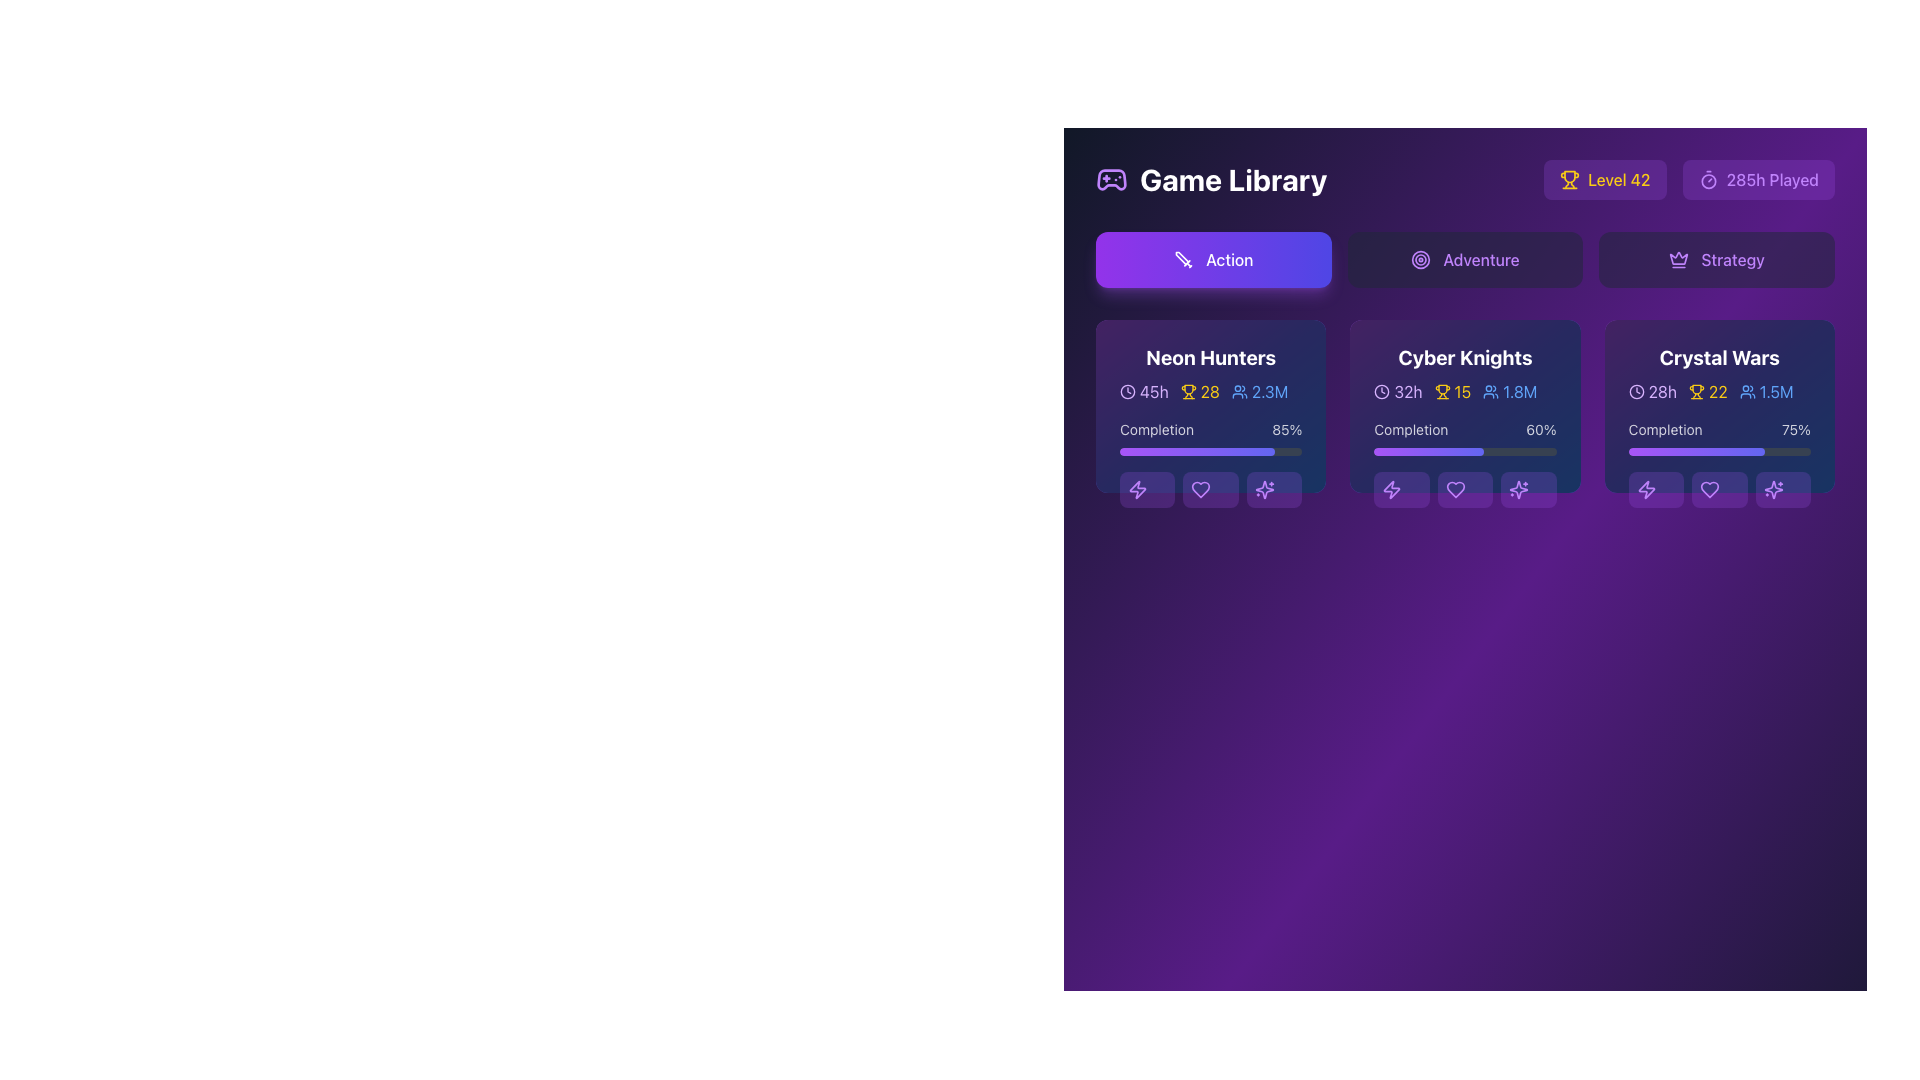 The height and width of the screenshot is (1080, 1920). Describe the element at coordinates (1773, 489) in the screenshot. I see `the SVG icon shaped like multiple sparkles, which is the fourth button from the left in the group located below the 'Crystal Wars' section on the rightmost card, to observe the lighter hover state` at that location.